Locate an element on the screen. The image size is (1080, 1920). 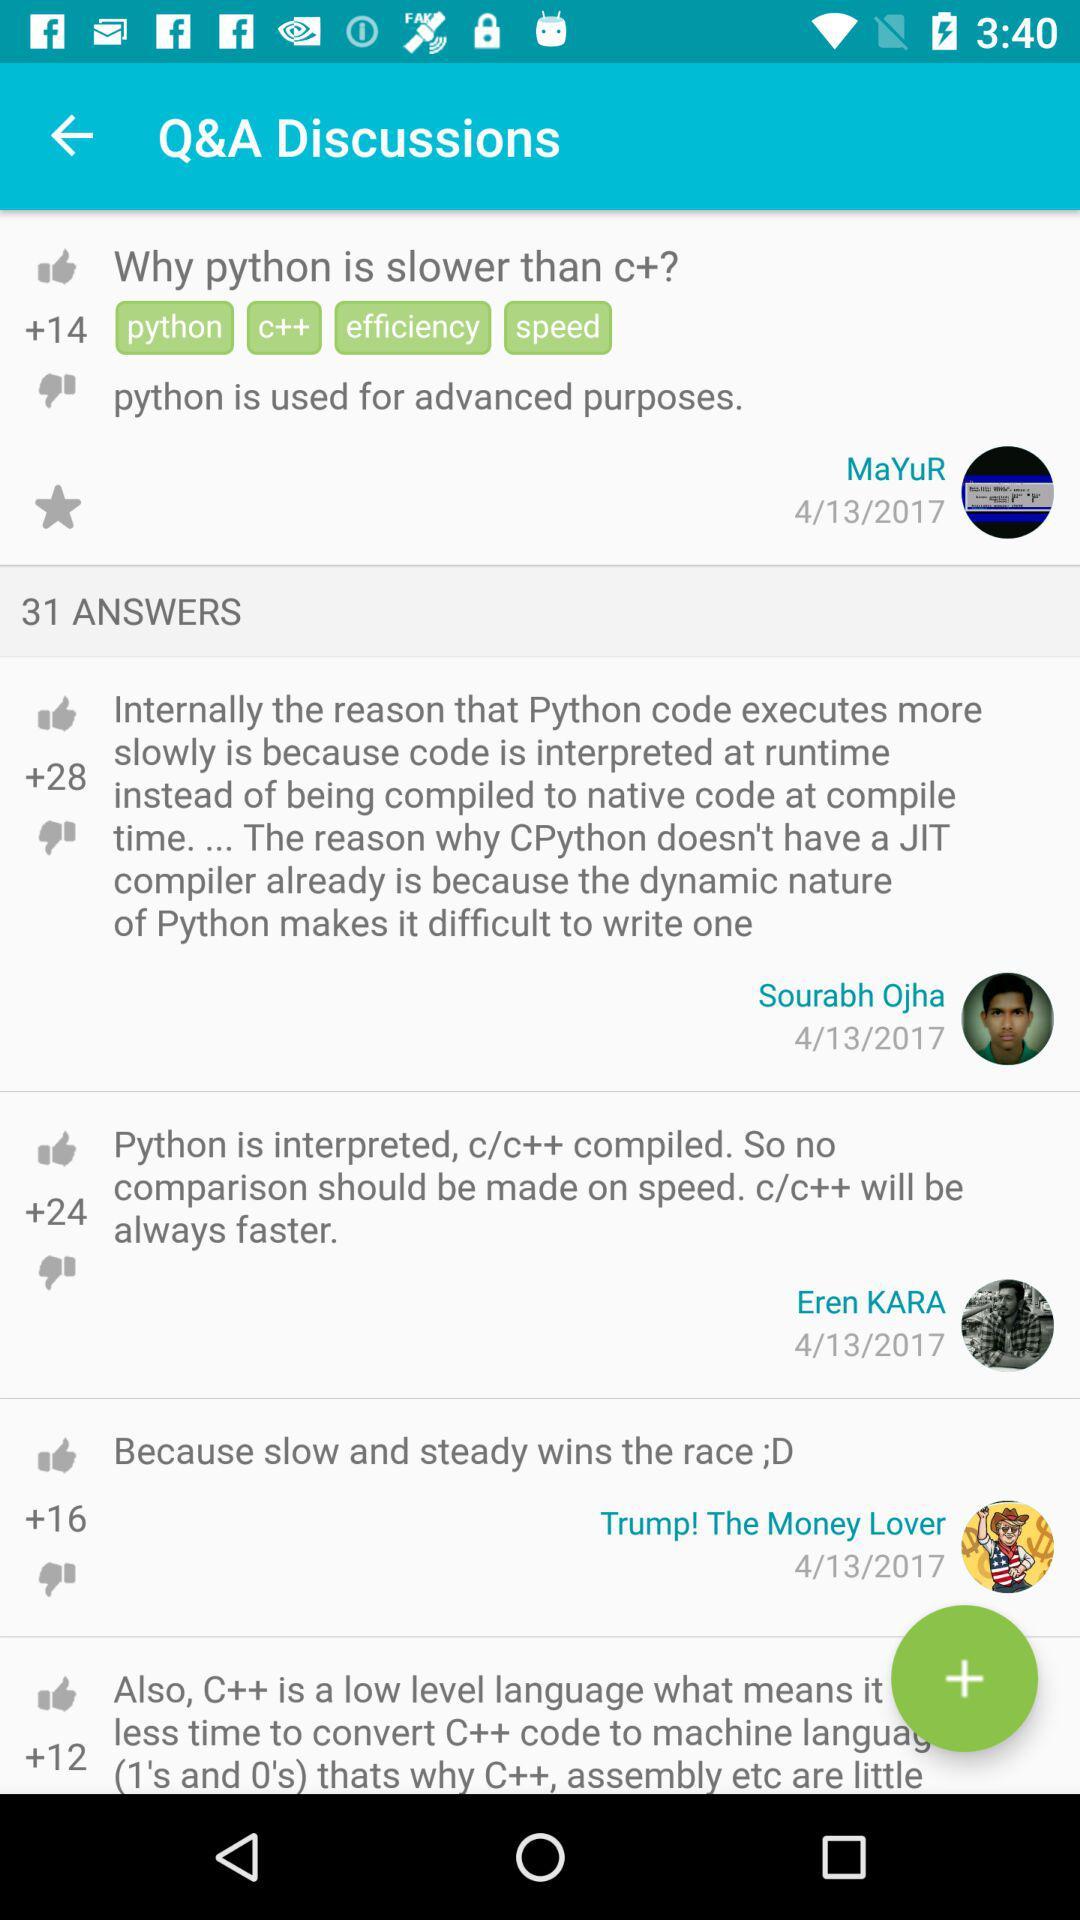
like is located at coordinates (55, 265).